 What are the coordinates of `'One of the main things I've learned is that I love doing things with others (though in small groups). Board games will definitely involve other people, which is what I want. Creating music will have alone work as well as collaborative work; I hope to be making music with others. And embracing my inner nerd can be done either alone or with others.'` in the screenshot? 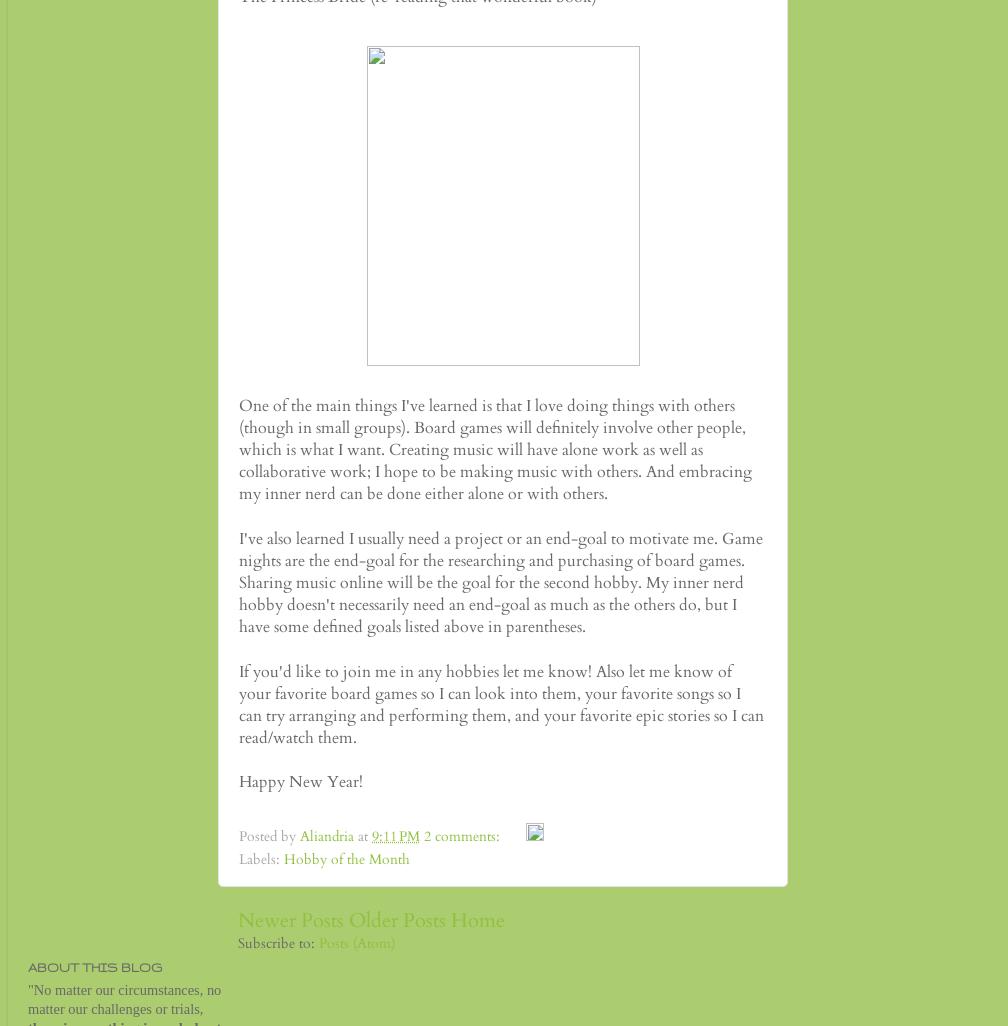 It's located at (495, 449).